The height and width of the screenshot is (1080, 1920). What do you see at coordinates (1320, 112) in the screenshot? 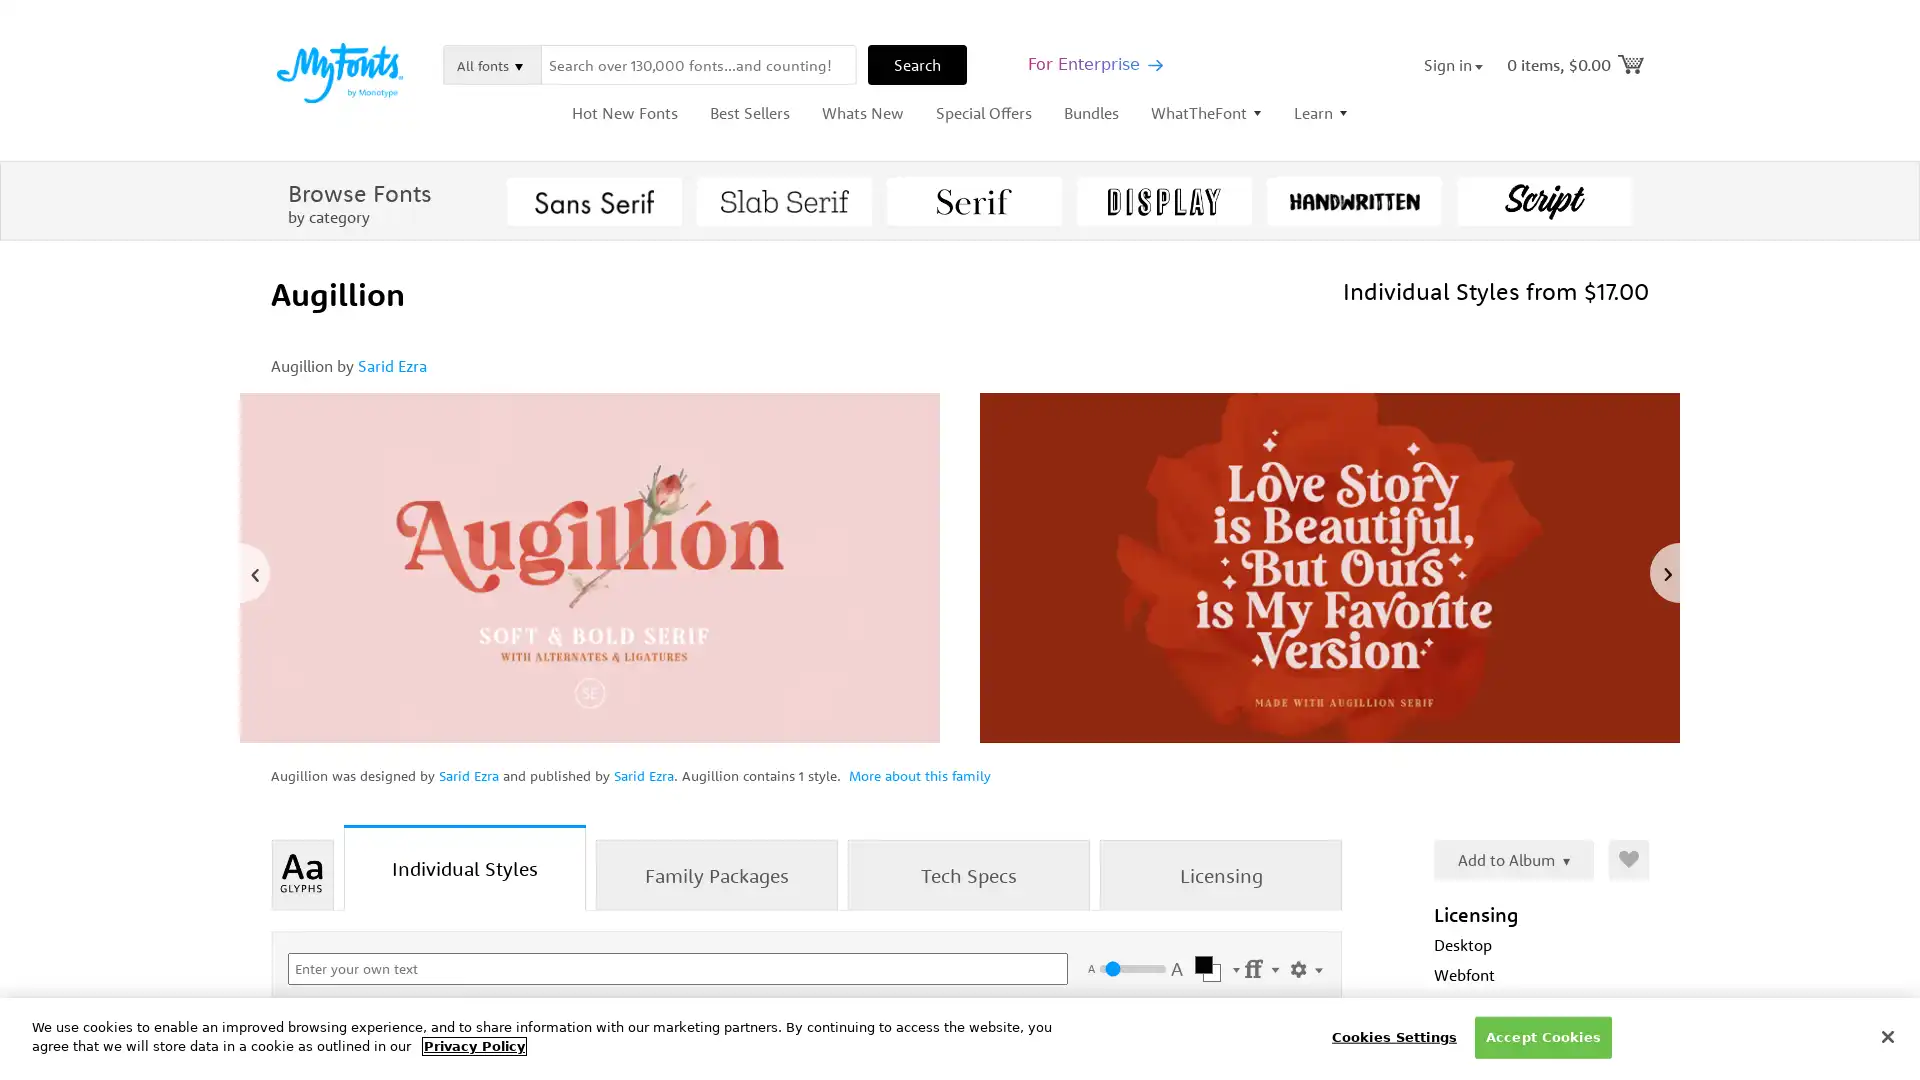
I see `Learn` at bounding box center [1320, 112].